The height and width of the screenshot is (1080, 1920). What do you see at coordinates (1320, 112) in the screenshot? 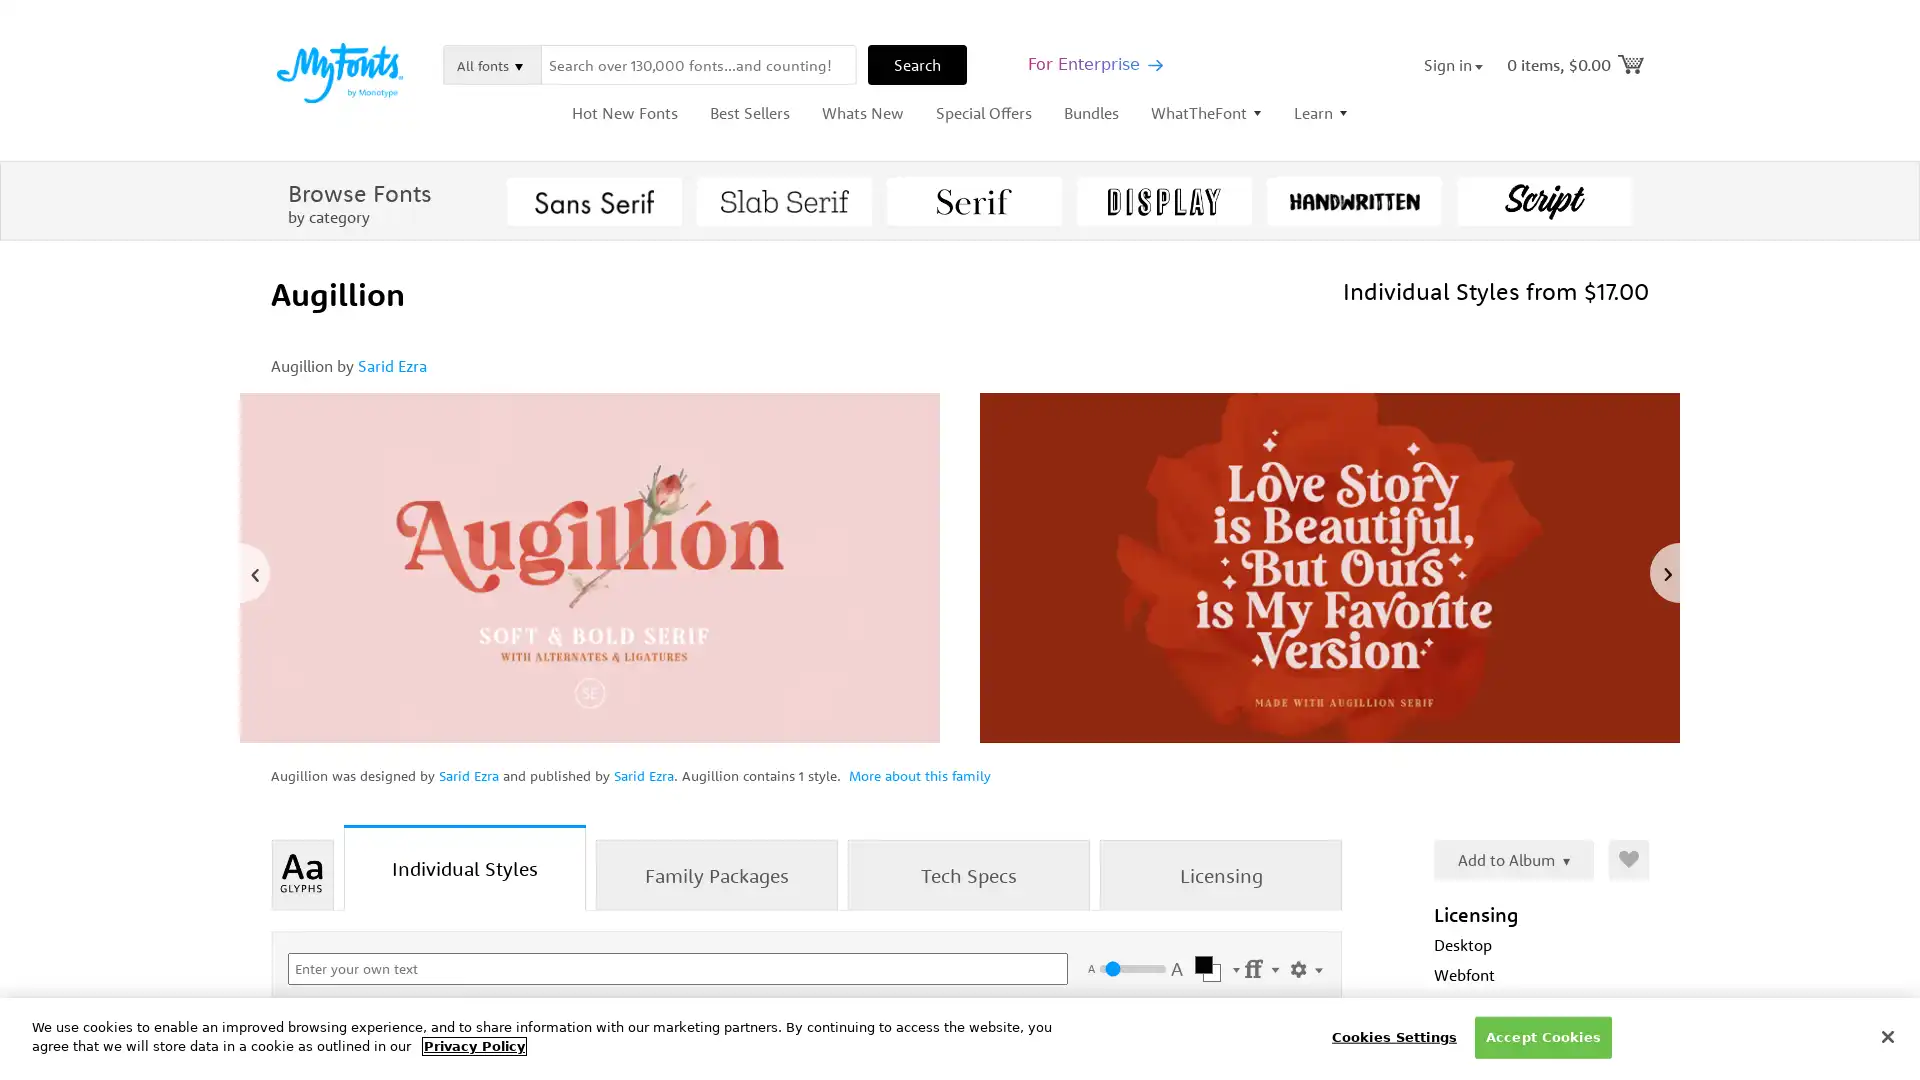
I see `Learn` at bounding box center [1320, 112].